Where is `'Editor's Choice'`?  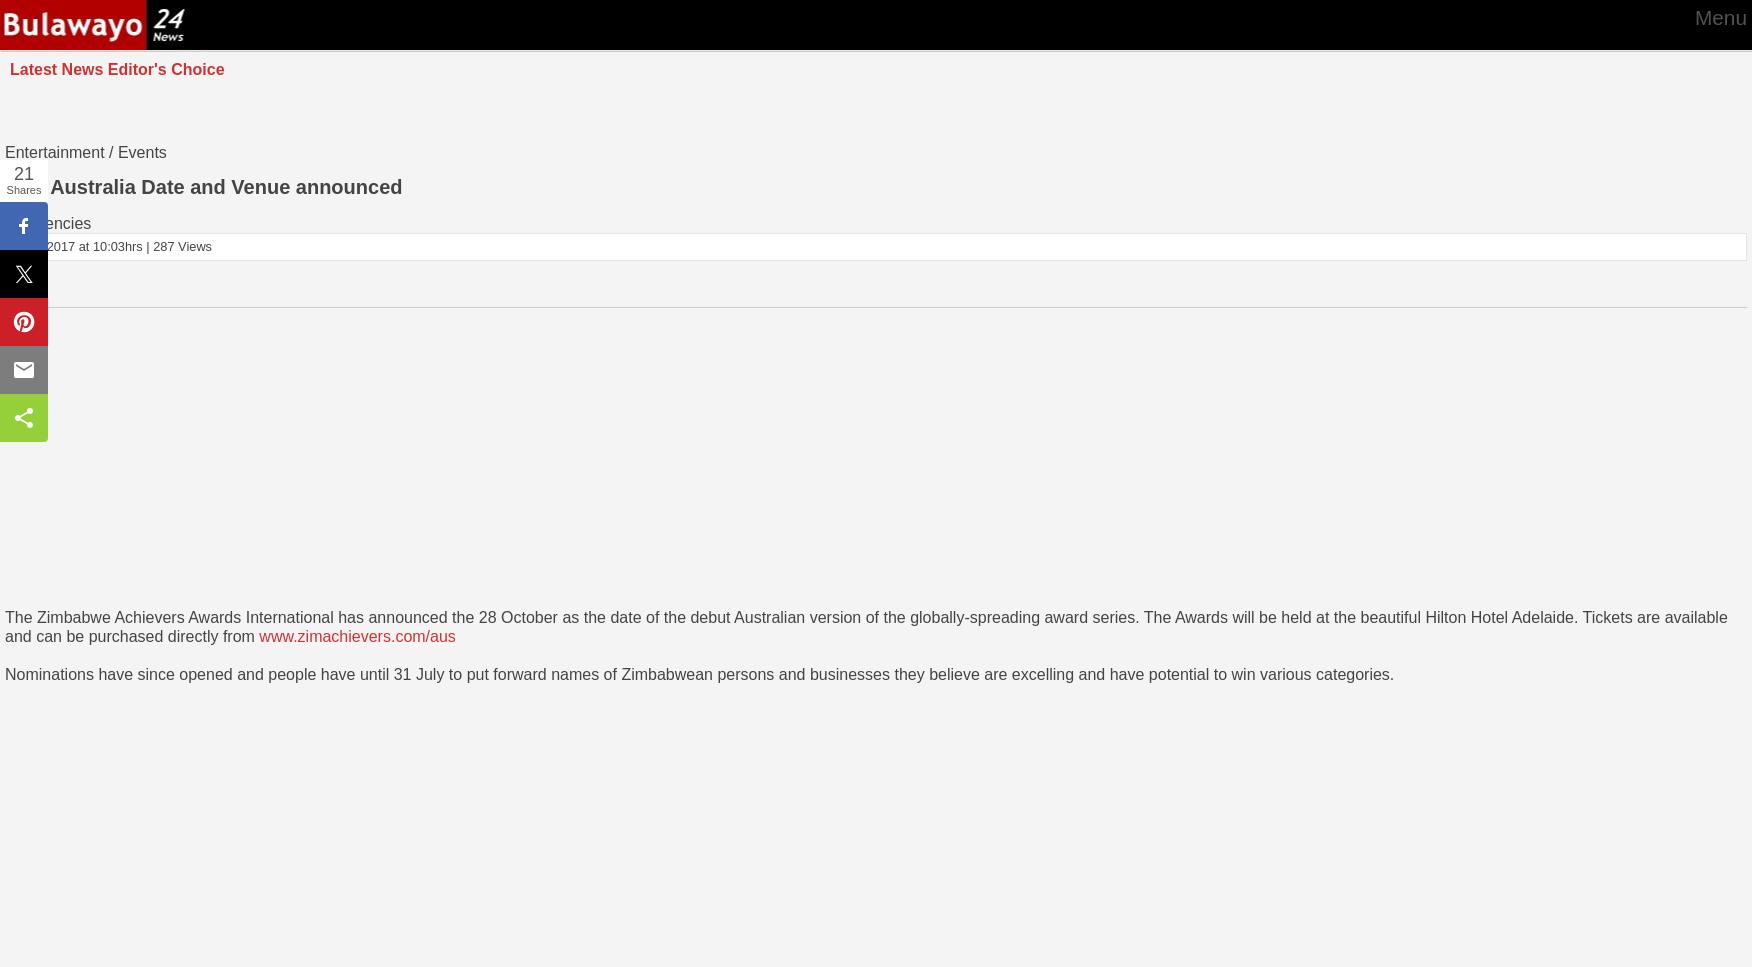 'Editor's Choice' is located at coordinates (165, 68).